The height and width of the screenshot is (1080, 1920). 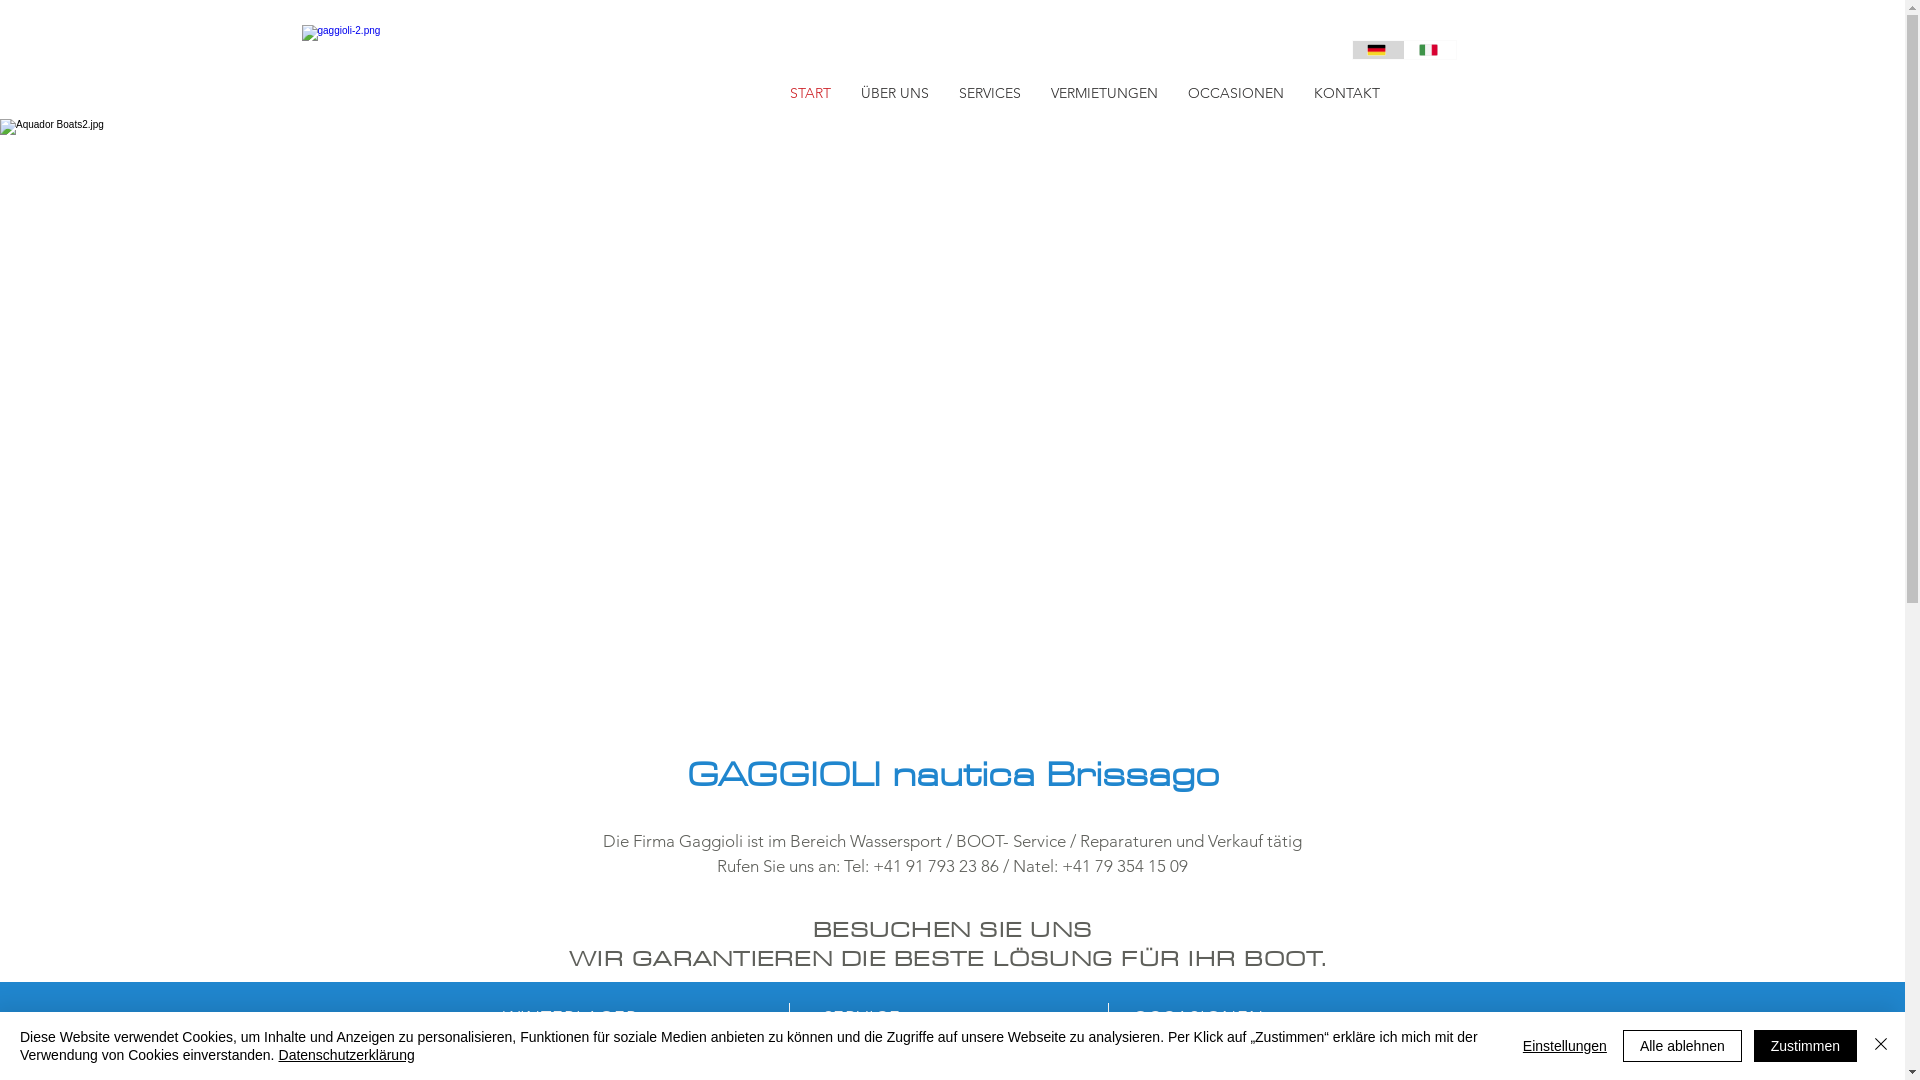 I want to click on 'KONTAKT', so click(x=1345, y=92).